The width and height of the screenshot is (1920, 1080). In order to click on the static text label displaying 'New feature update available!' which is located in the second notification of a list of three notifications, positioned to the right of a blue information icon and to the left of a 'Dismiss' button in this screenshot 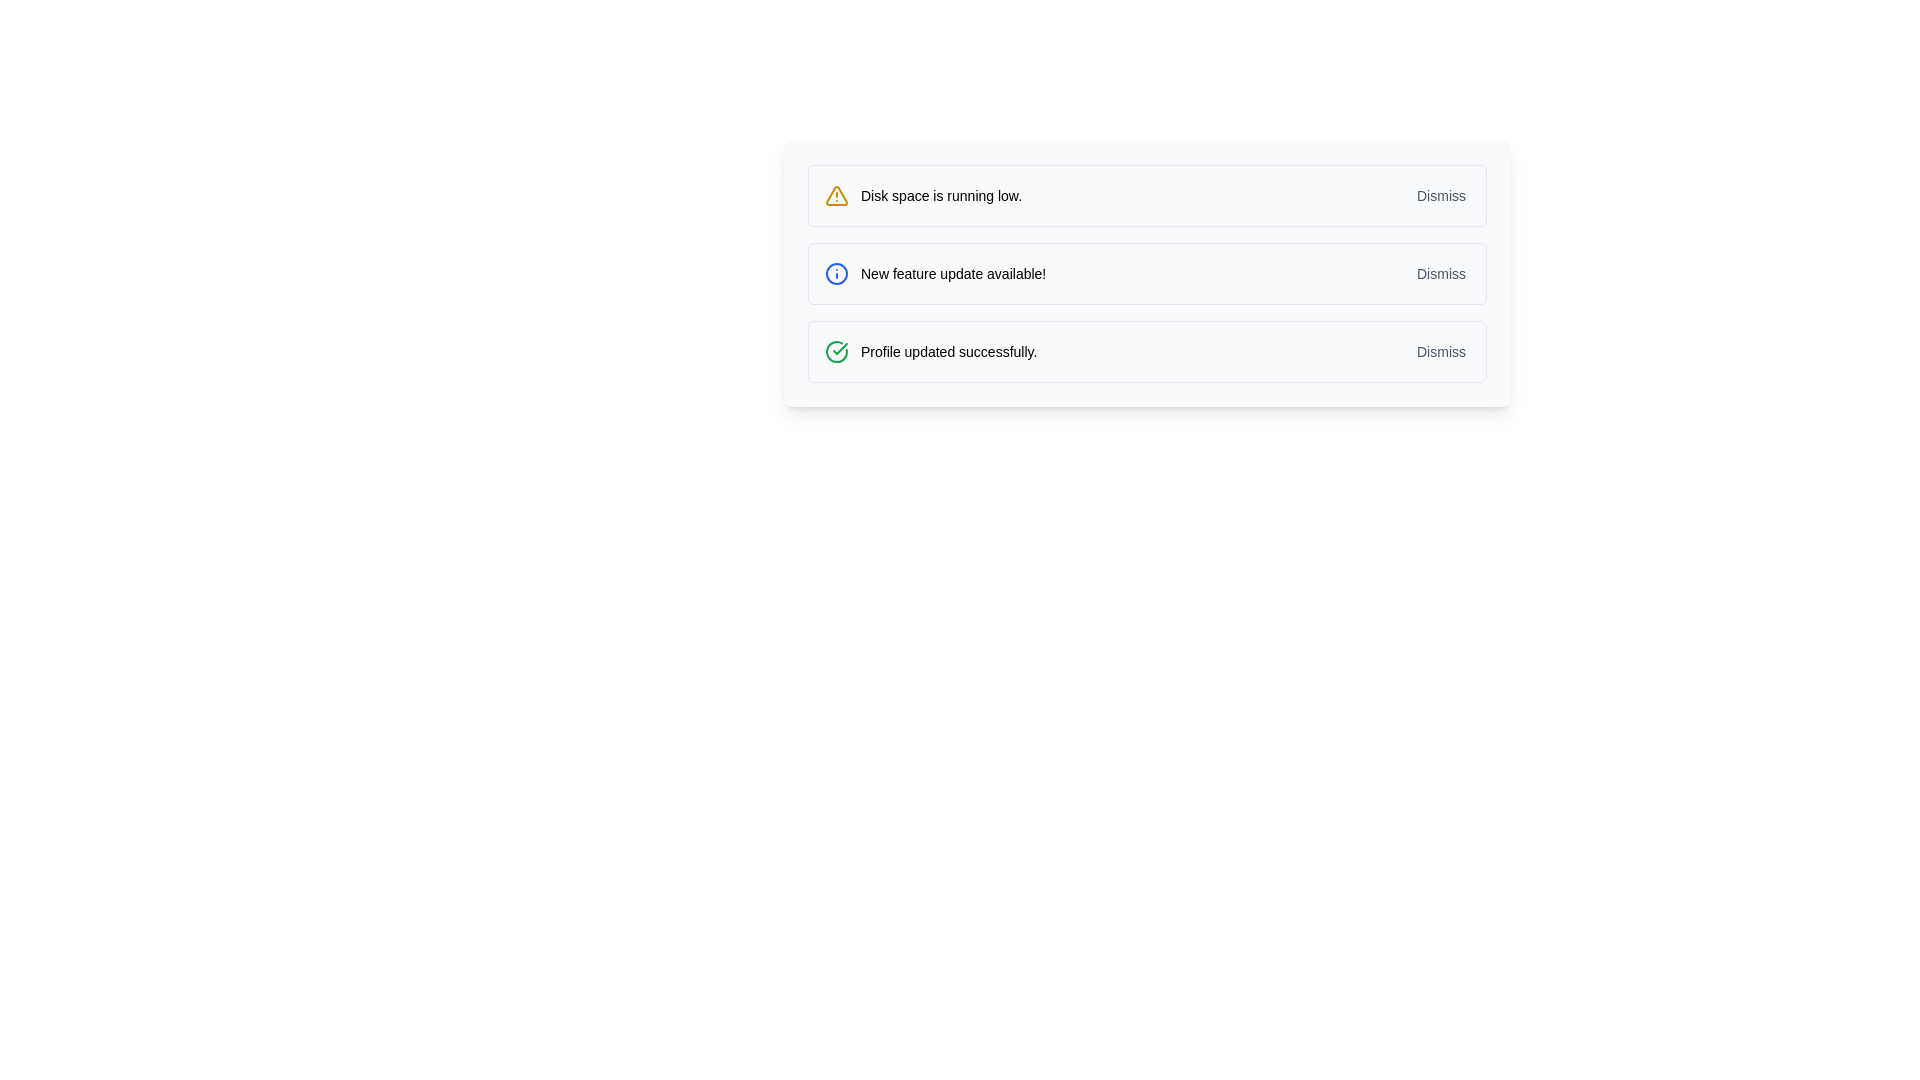, I will do `click(952, 273)`.